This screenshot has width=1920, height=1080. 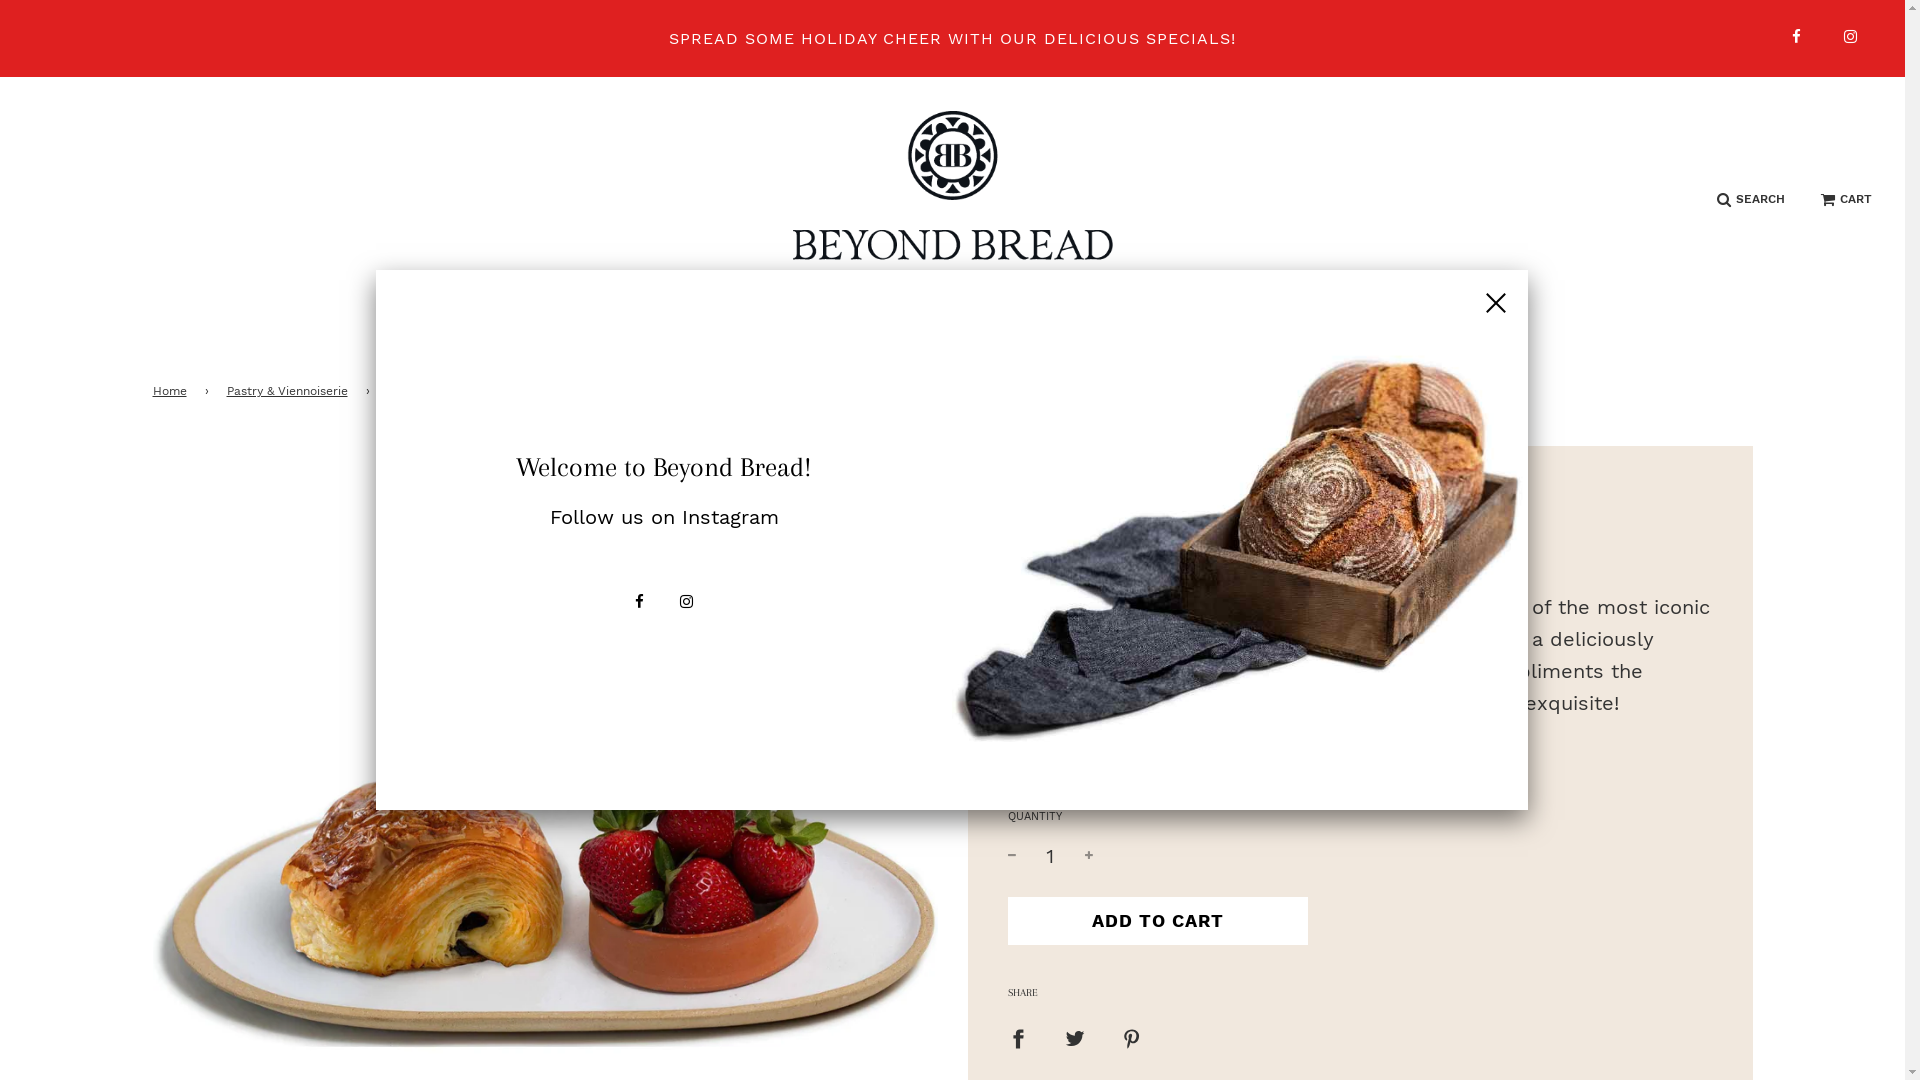 What do you see at coordinates (951, 38) in the screenshot?
I see `'SPREAD SOME HOLIDAY CHEER WITH OUR DELICIOUS SPECIALS!'` at bounding box center [951, 38].